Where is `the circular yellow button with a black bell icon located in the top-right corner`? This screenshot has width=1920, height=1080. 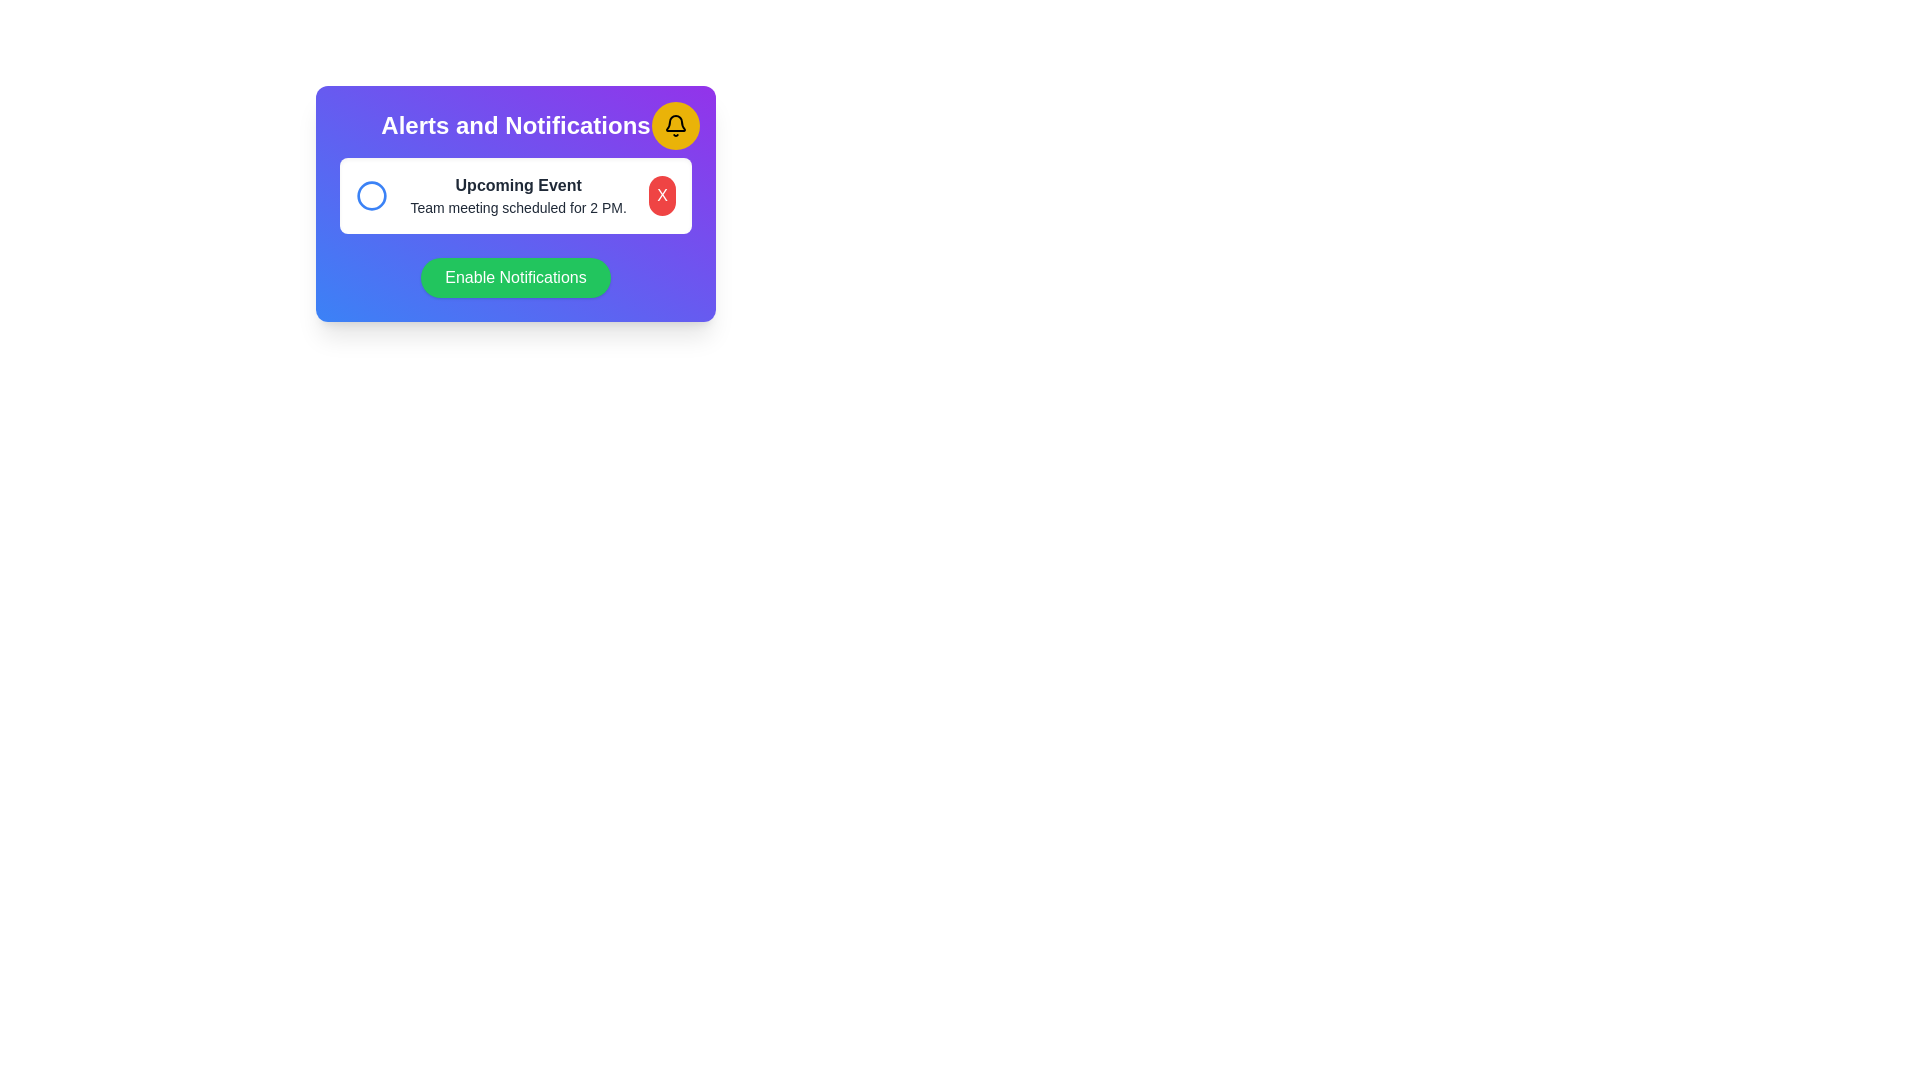 the circular yellow button with a black bell icon located in the top-right corner is located at coordinates (676, 126).